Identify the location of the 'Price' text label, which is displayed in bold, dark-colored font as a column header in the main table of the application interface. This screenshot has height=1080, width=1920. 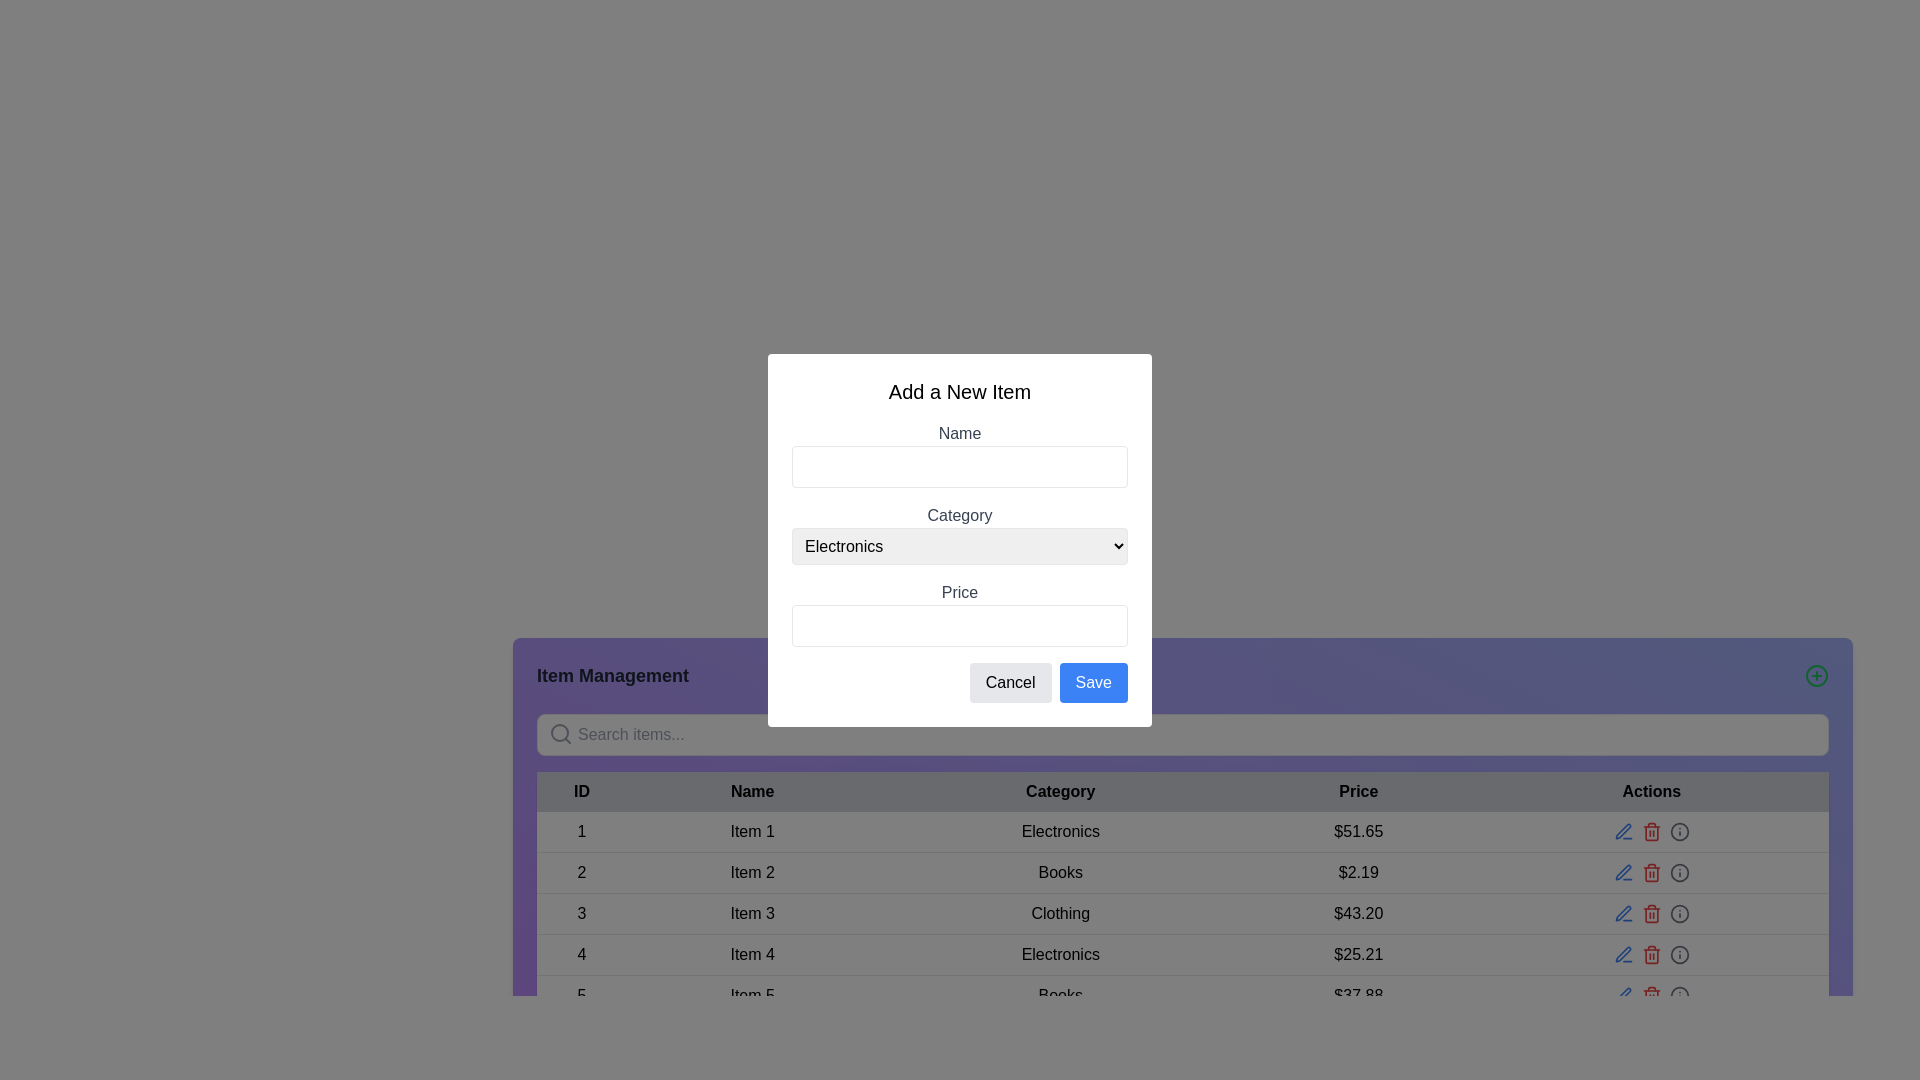
(1358, 790).